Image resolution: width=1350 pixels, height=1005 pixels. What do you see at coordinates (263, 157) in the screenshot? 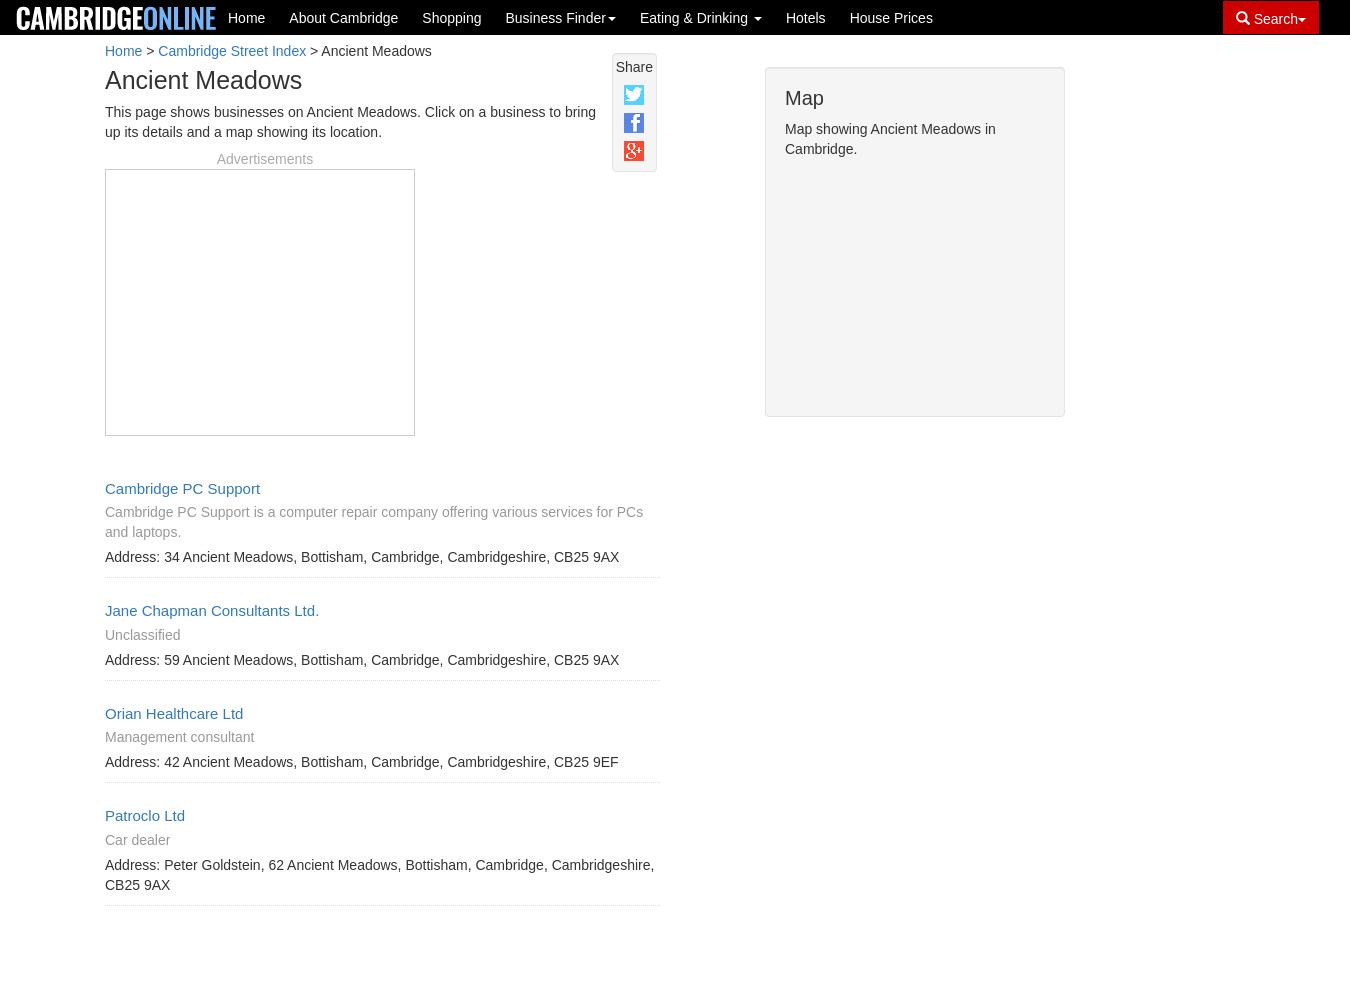
I see `'Advertisements'` at bounding box center [263, 157].